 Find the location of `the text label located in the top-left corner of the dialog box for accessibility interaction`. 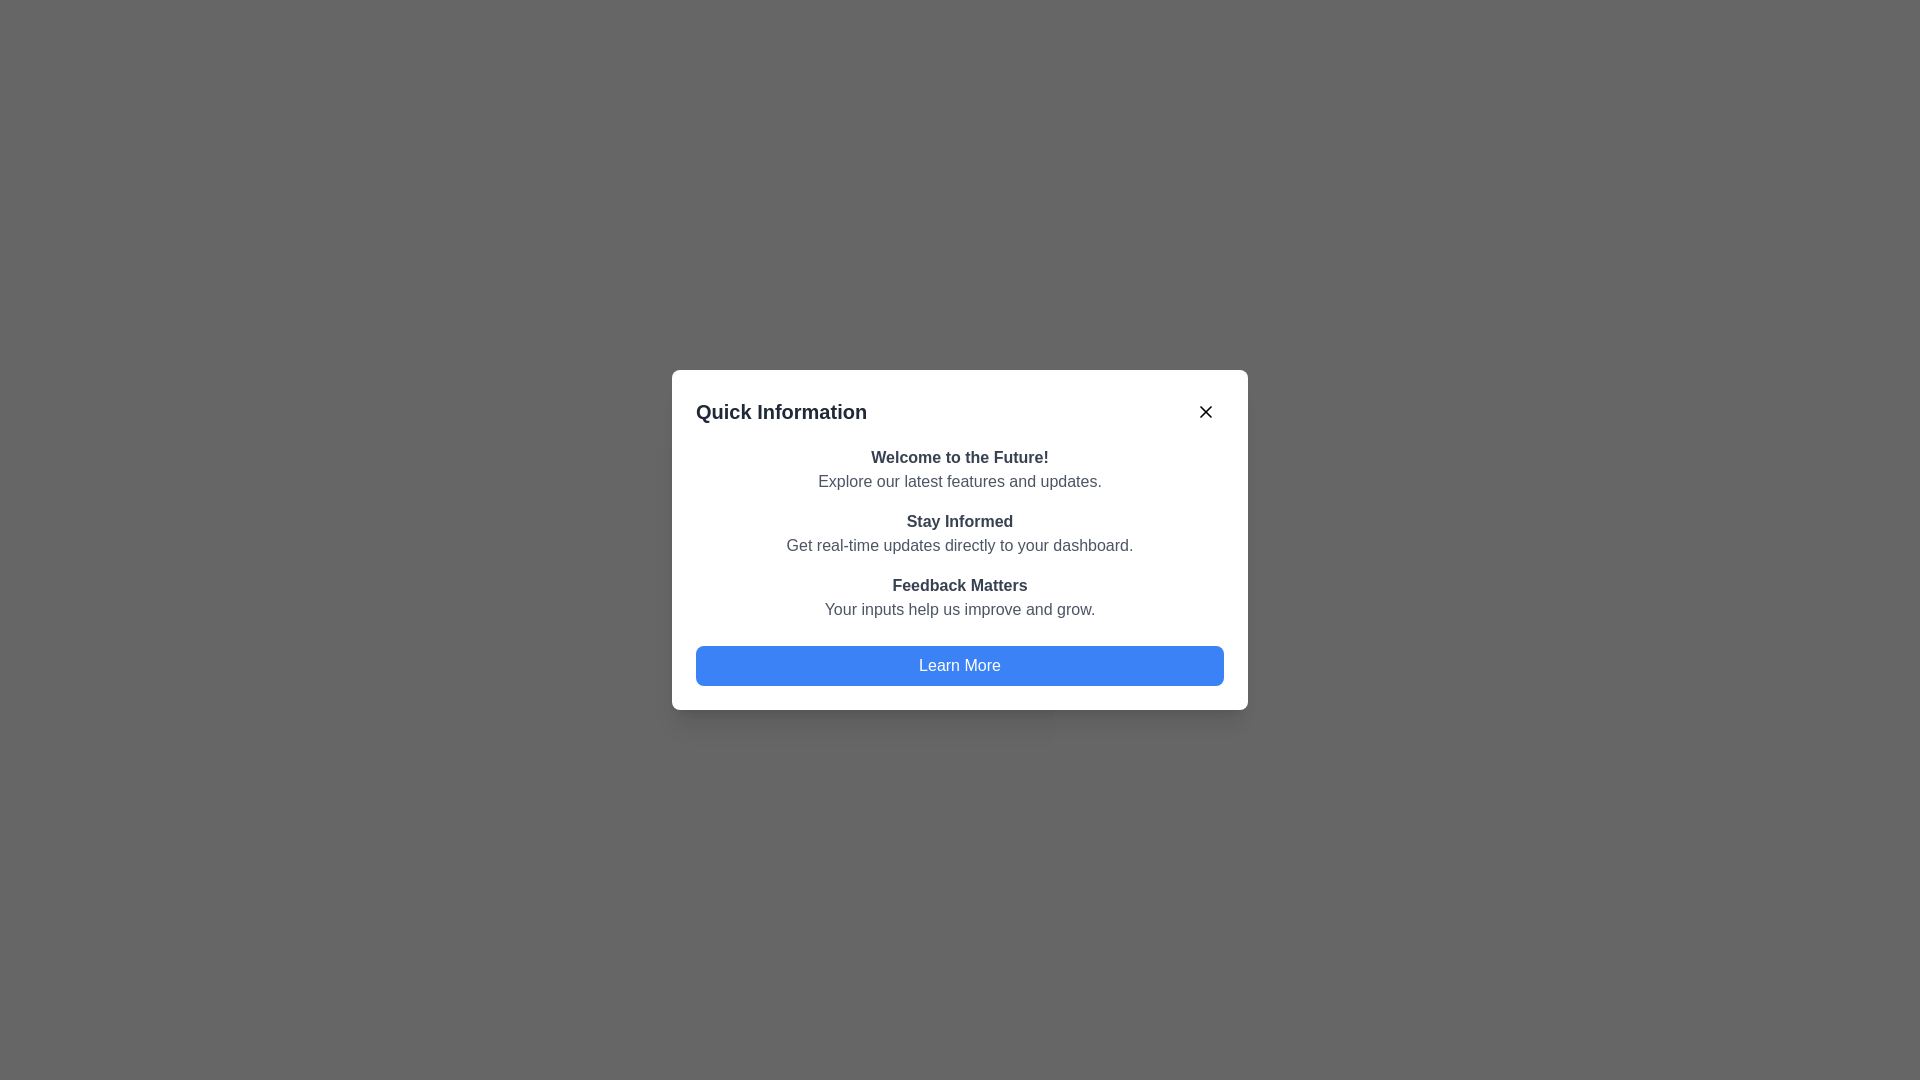

the text label located in the top-left corner of the dialog box for accessibility interaction is located at coordinates (780, 411).